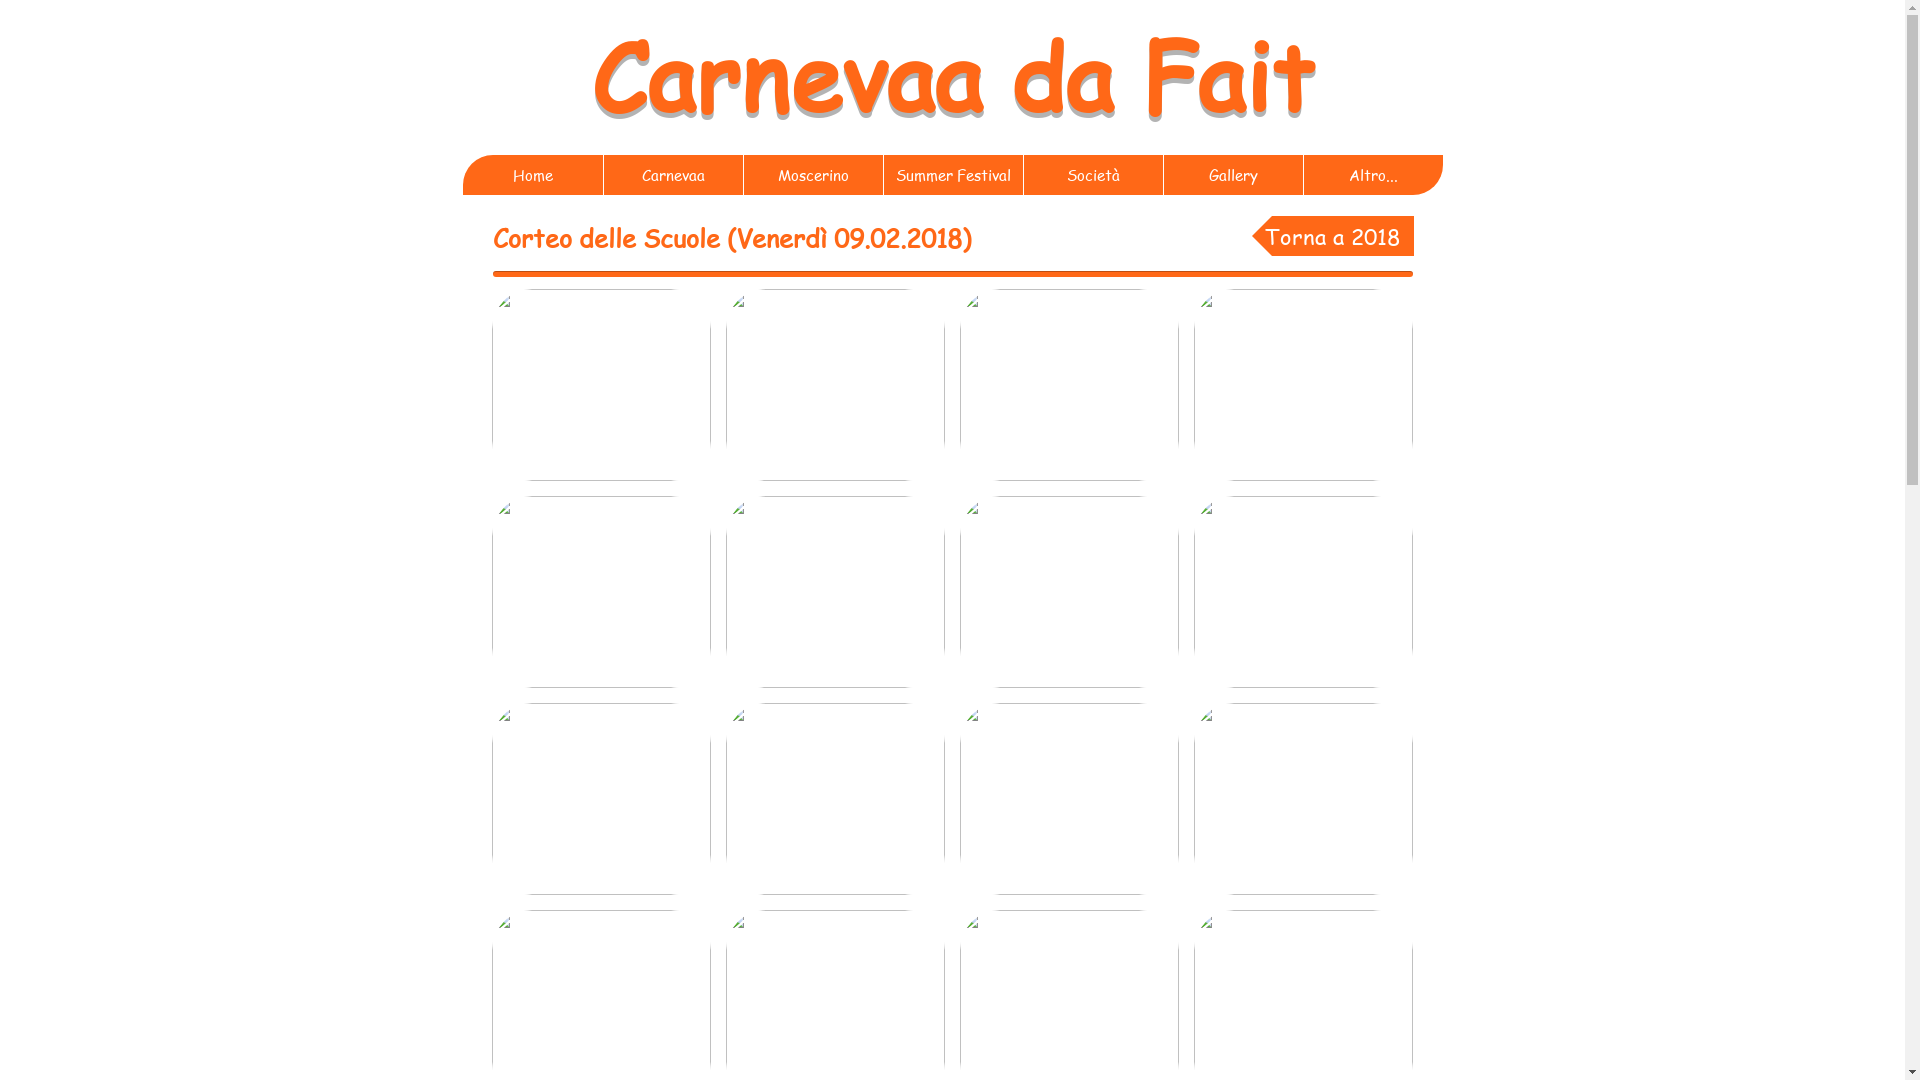 This screenshot has height=1080, width=1920. Describe the element at coordinates (811, 173) in the screenshot. I see `'Moscerino'` at that location.